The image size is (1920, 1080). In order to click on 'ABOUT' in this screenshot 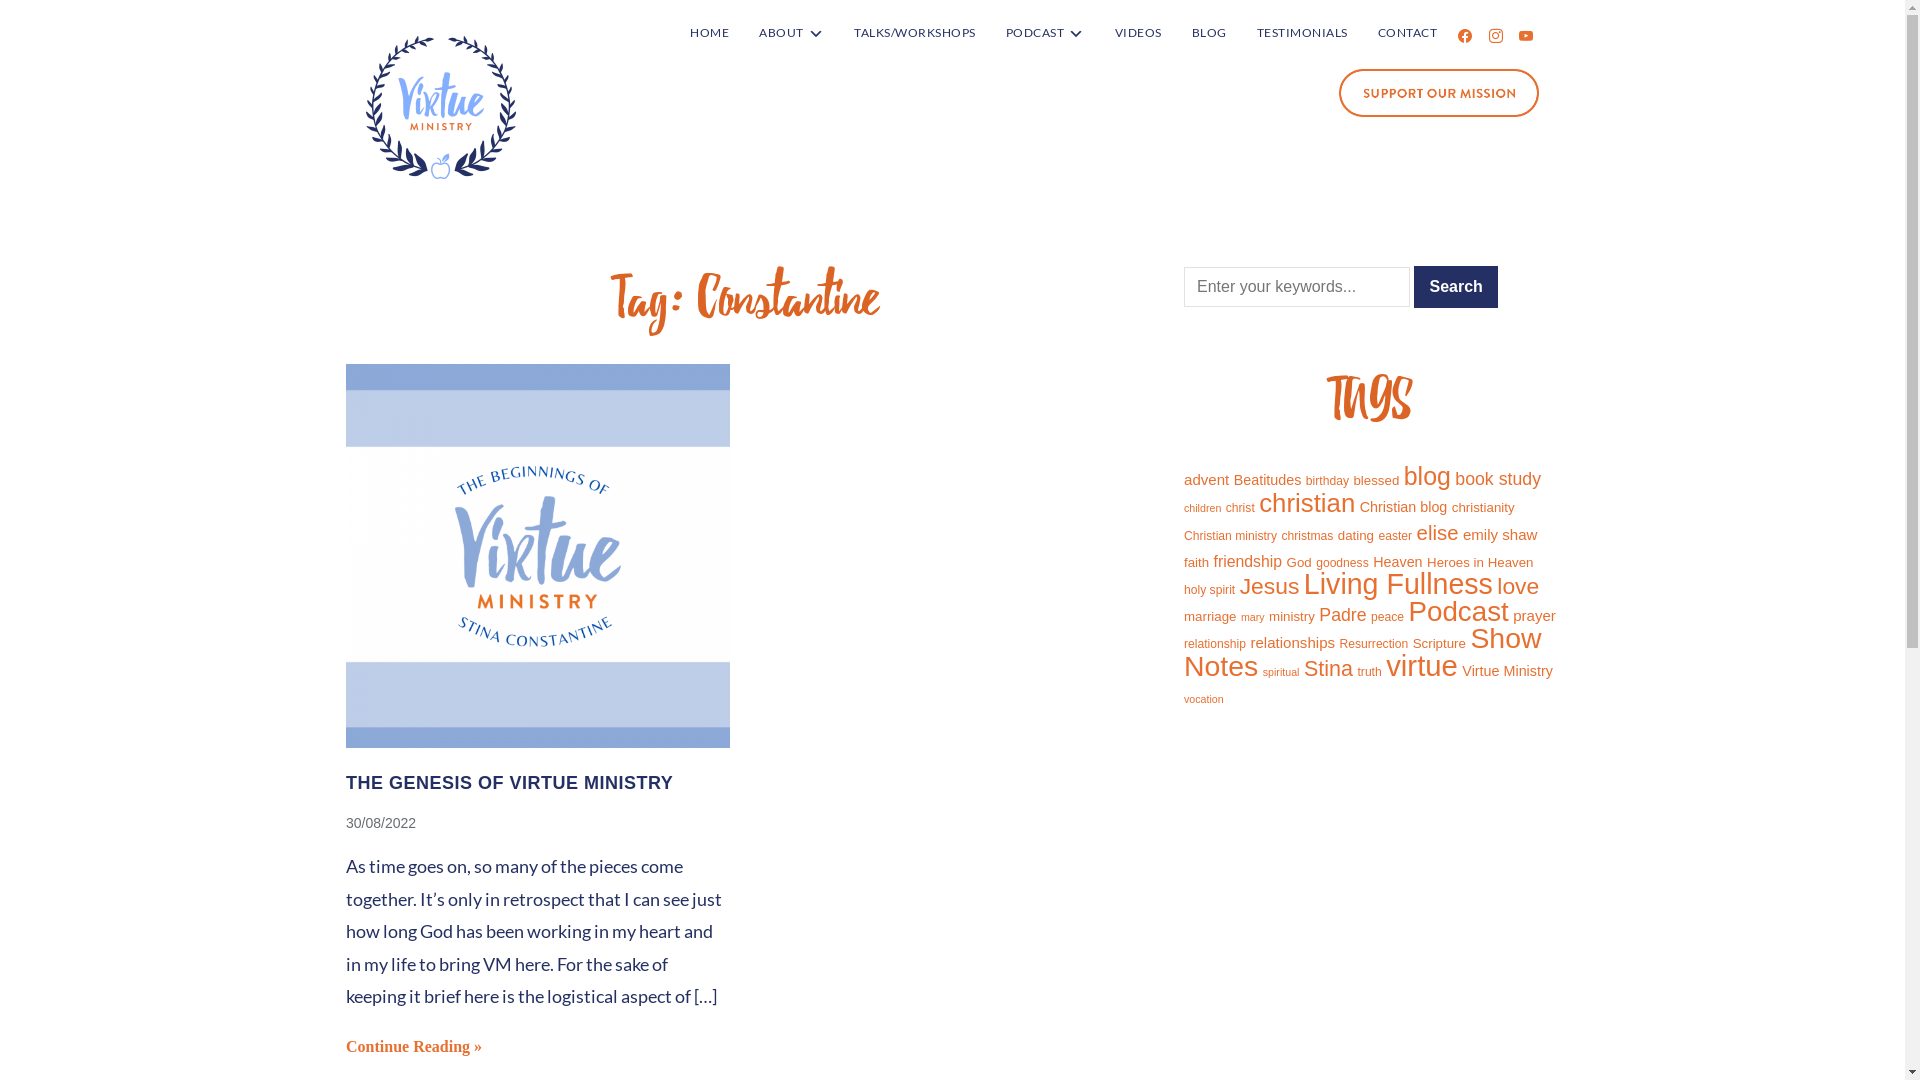, I will do `click(757, 33)`.